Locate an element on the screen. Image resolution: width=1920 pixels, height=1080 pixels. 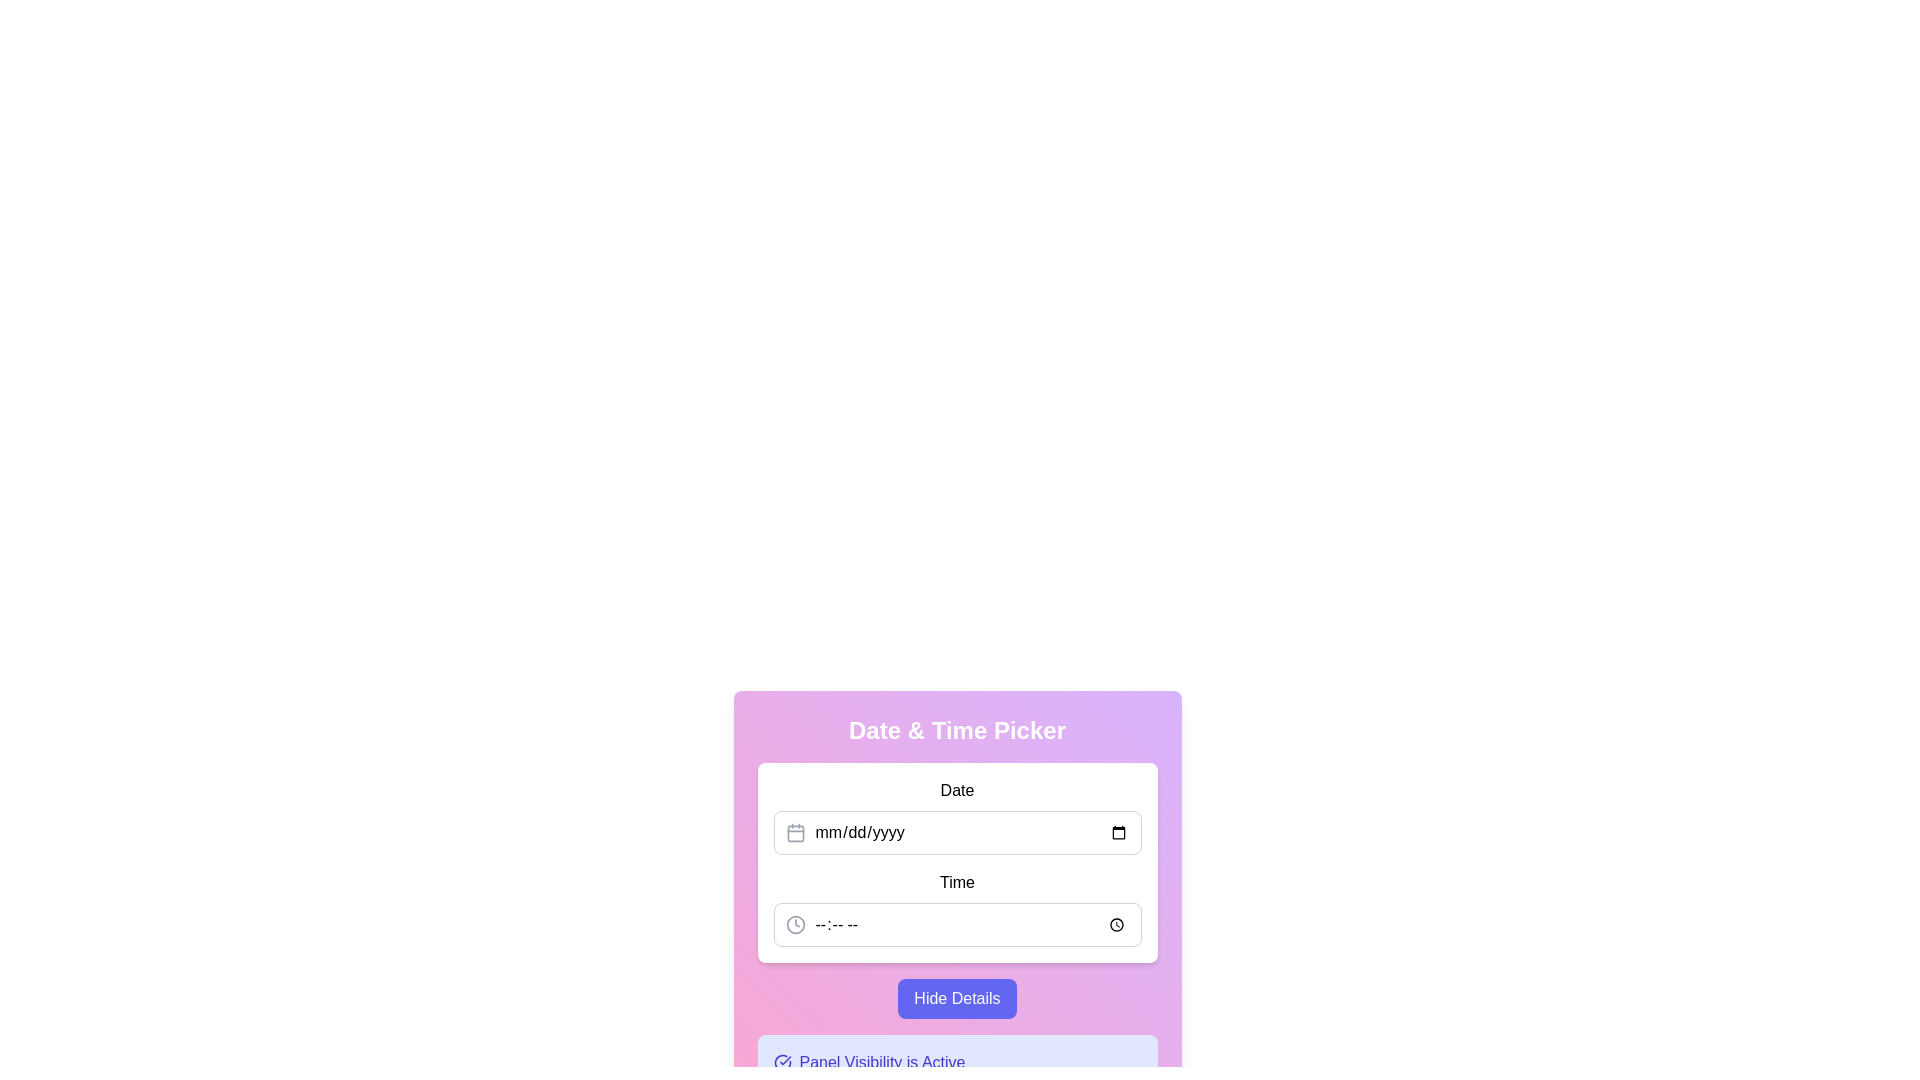
the input field associated with the time icon located next to the placeholder text '--:-- --' is located at coordinates (794, 925).